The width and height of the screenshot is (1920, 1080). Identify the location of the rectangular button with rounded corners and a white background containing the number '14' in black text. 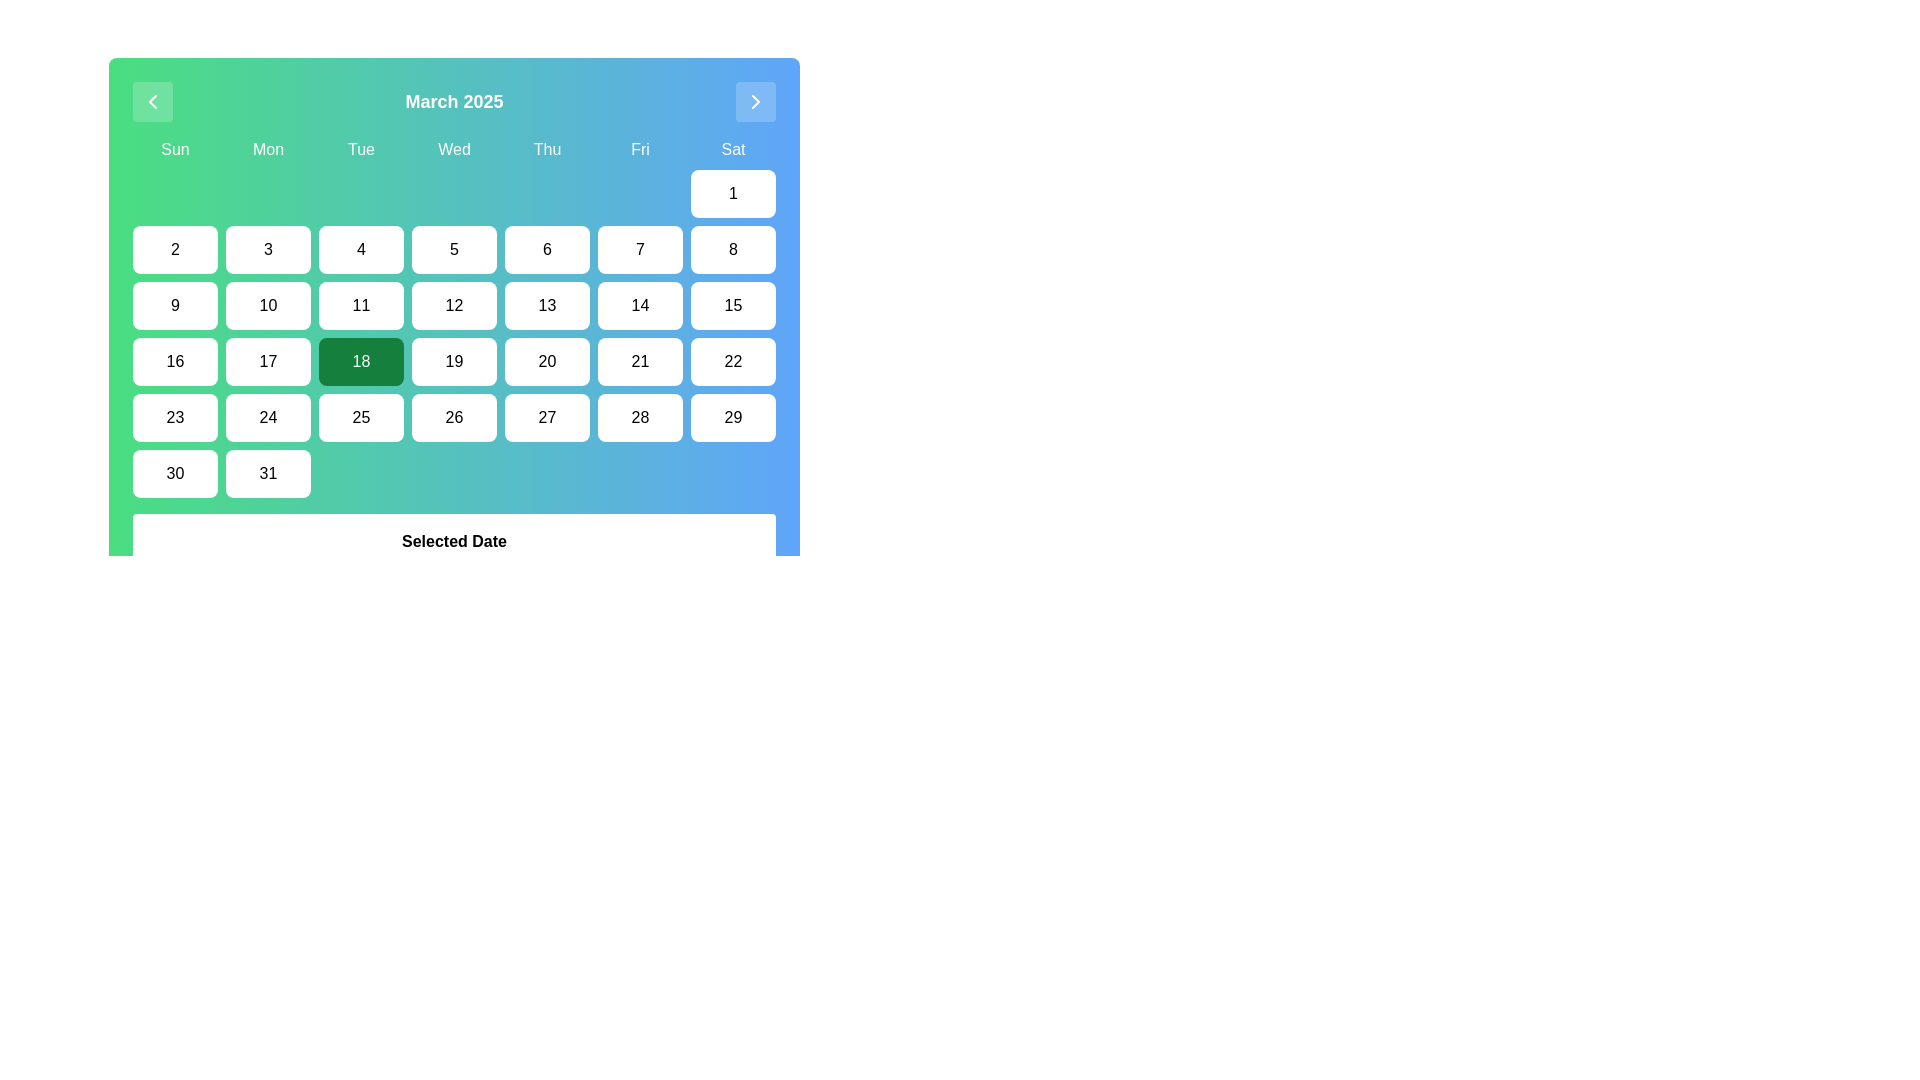
(640, 305).